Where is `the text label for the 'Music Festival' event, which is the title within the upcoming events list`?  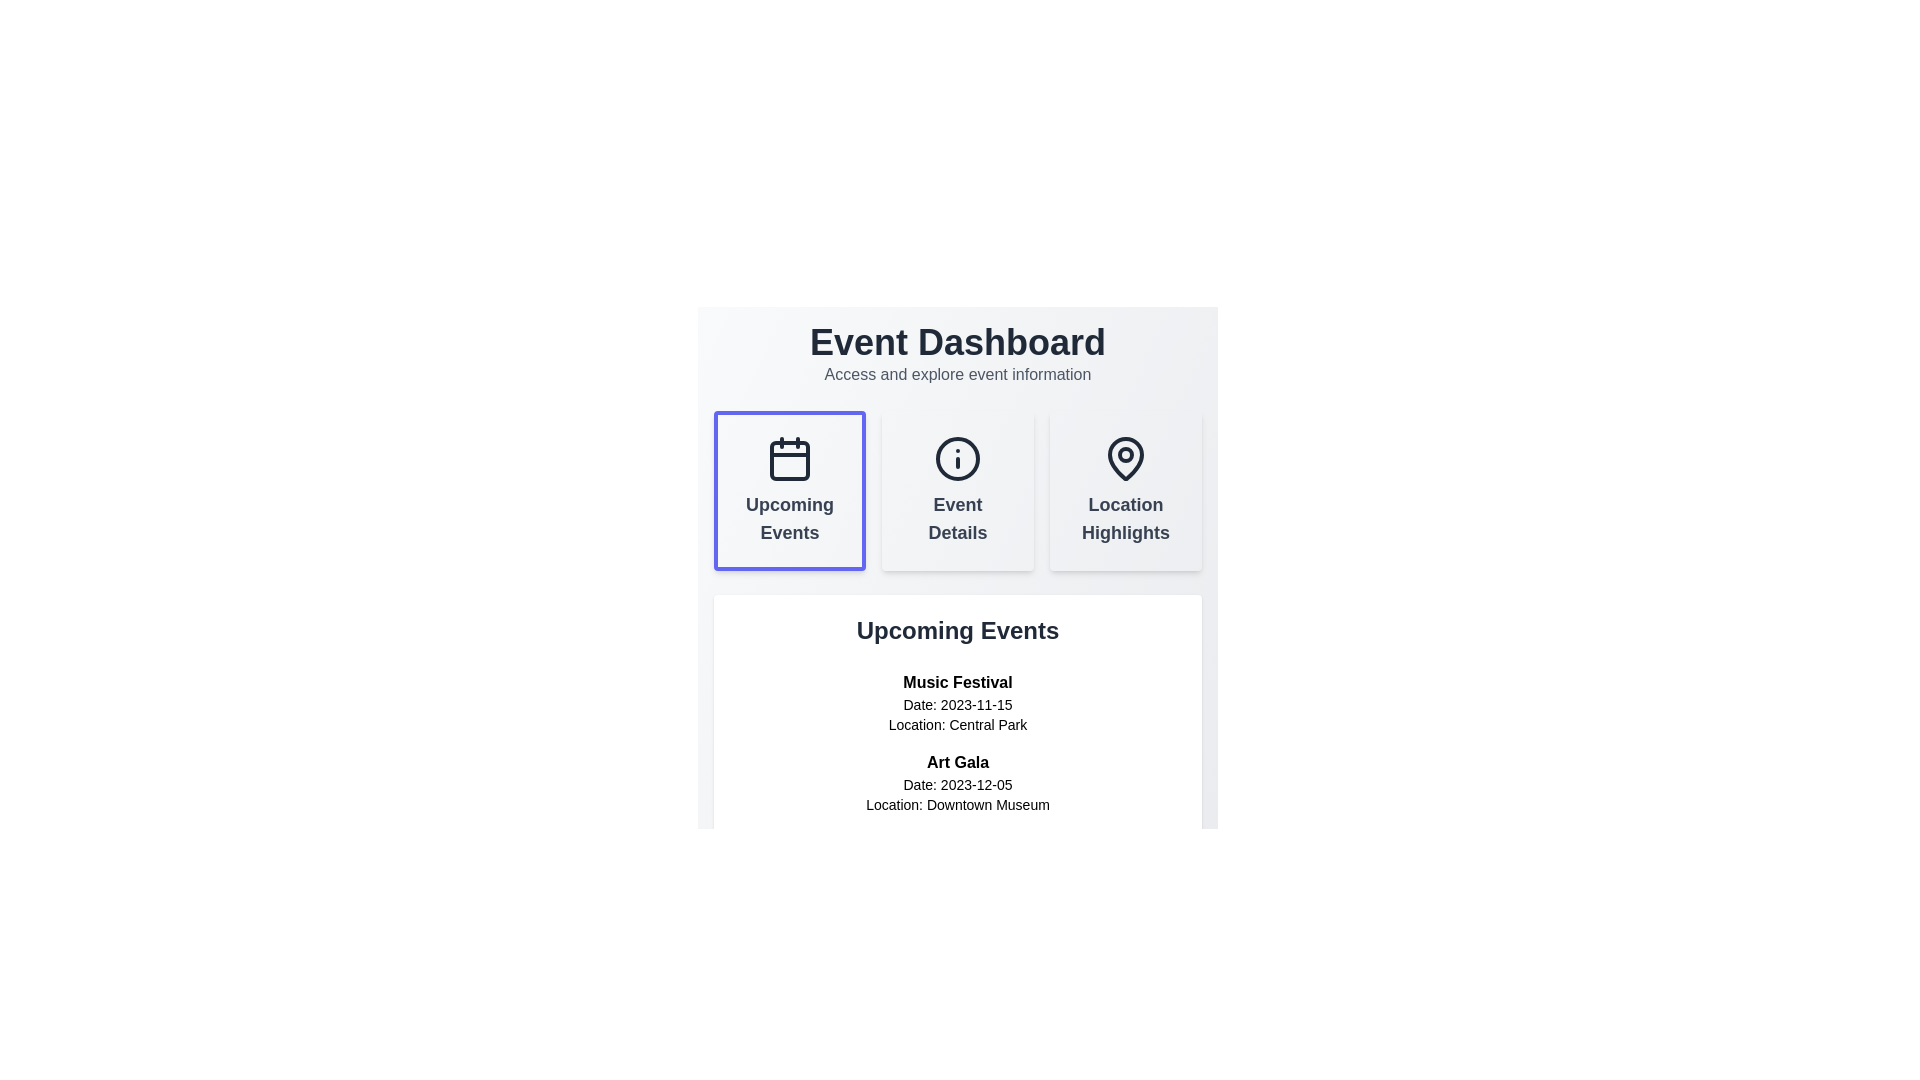 the text label for the 'Music Festival' event, which is the title within the upcoming events list is located at coordinates (957, 681).